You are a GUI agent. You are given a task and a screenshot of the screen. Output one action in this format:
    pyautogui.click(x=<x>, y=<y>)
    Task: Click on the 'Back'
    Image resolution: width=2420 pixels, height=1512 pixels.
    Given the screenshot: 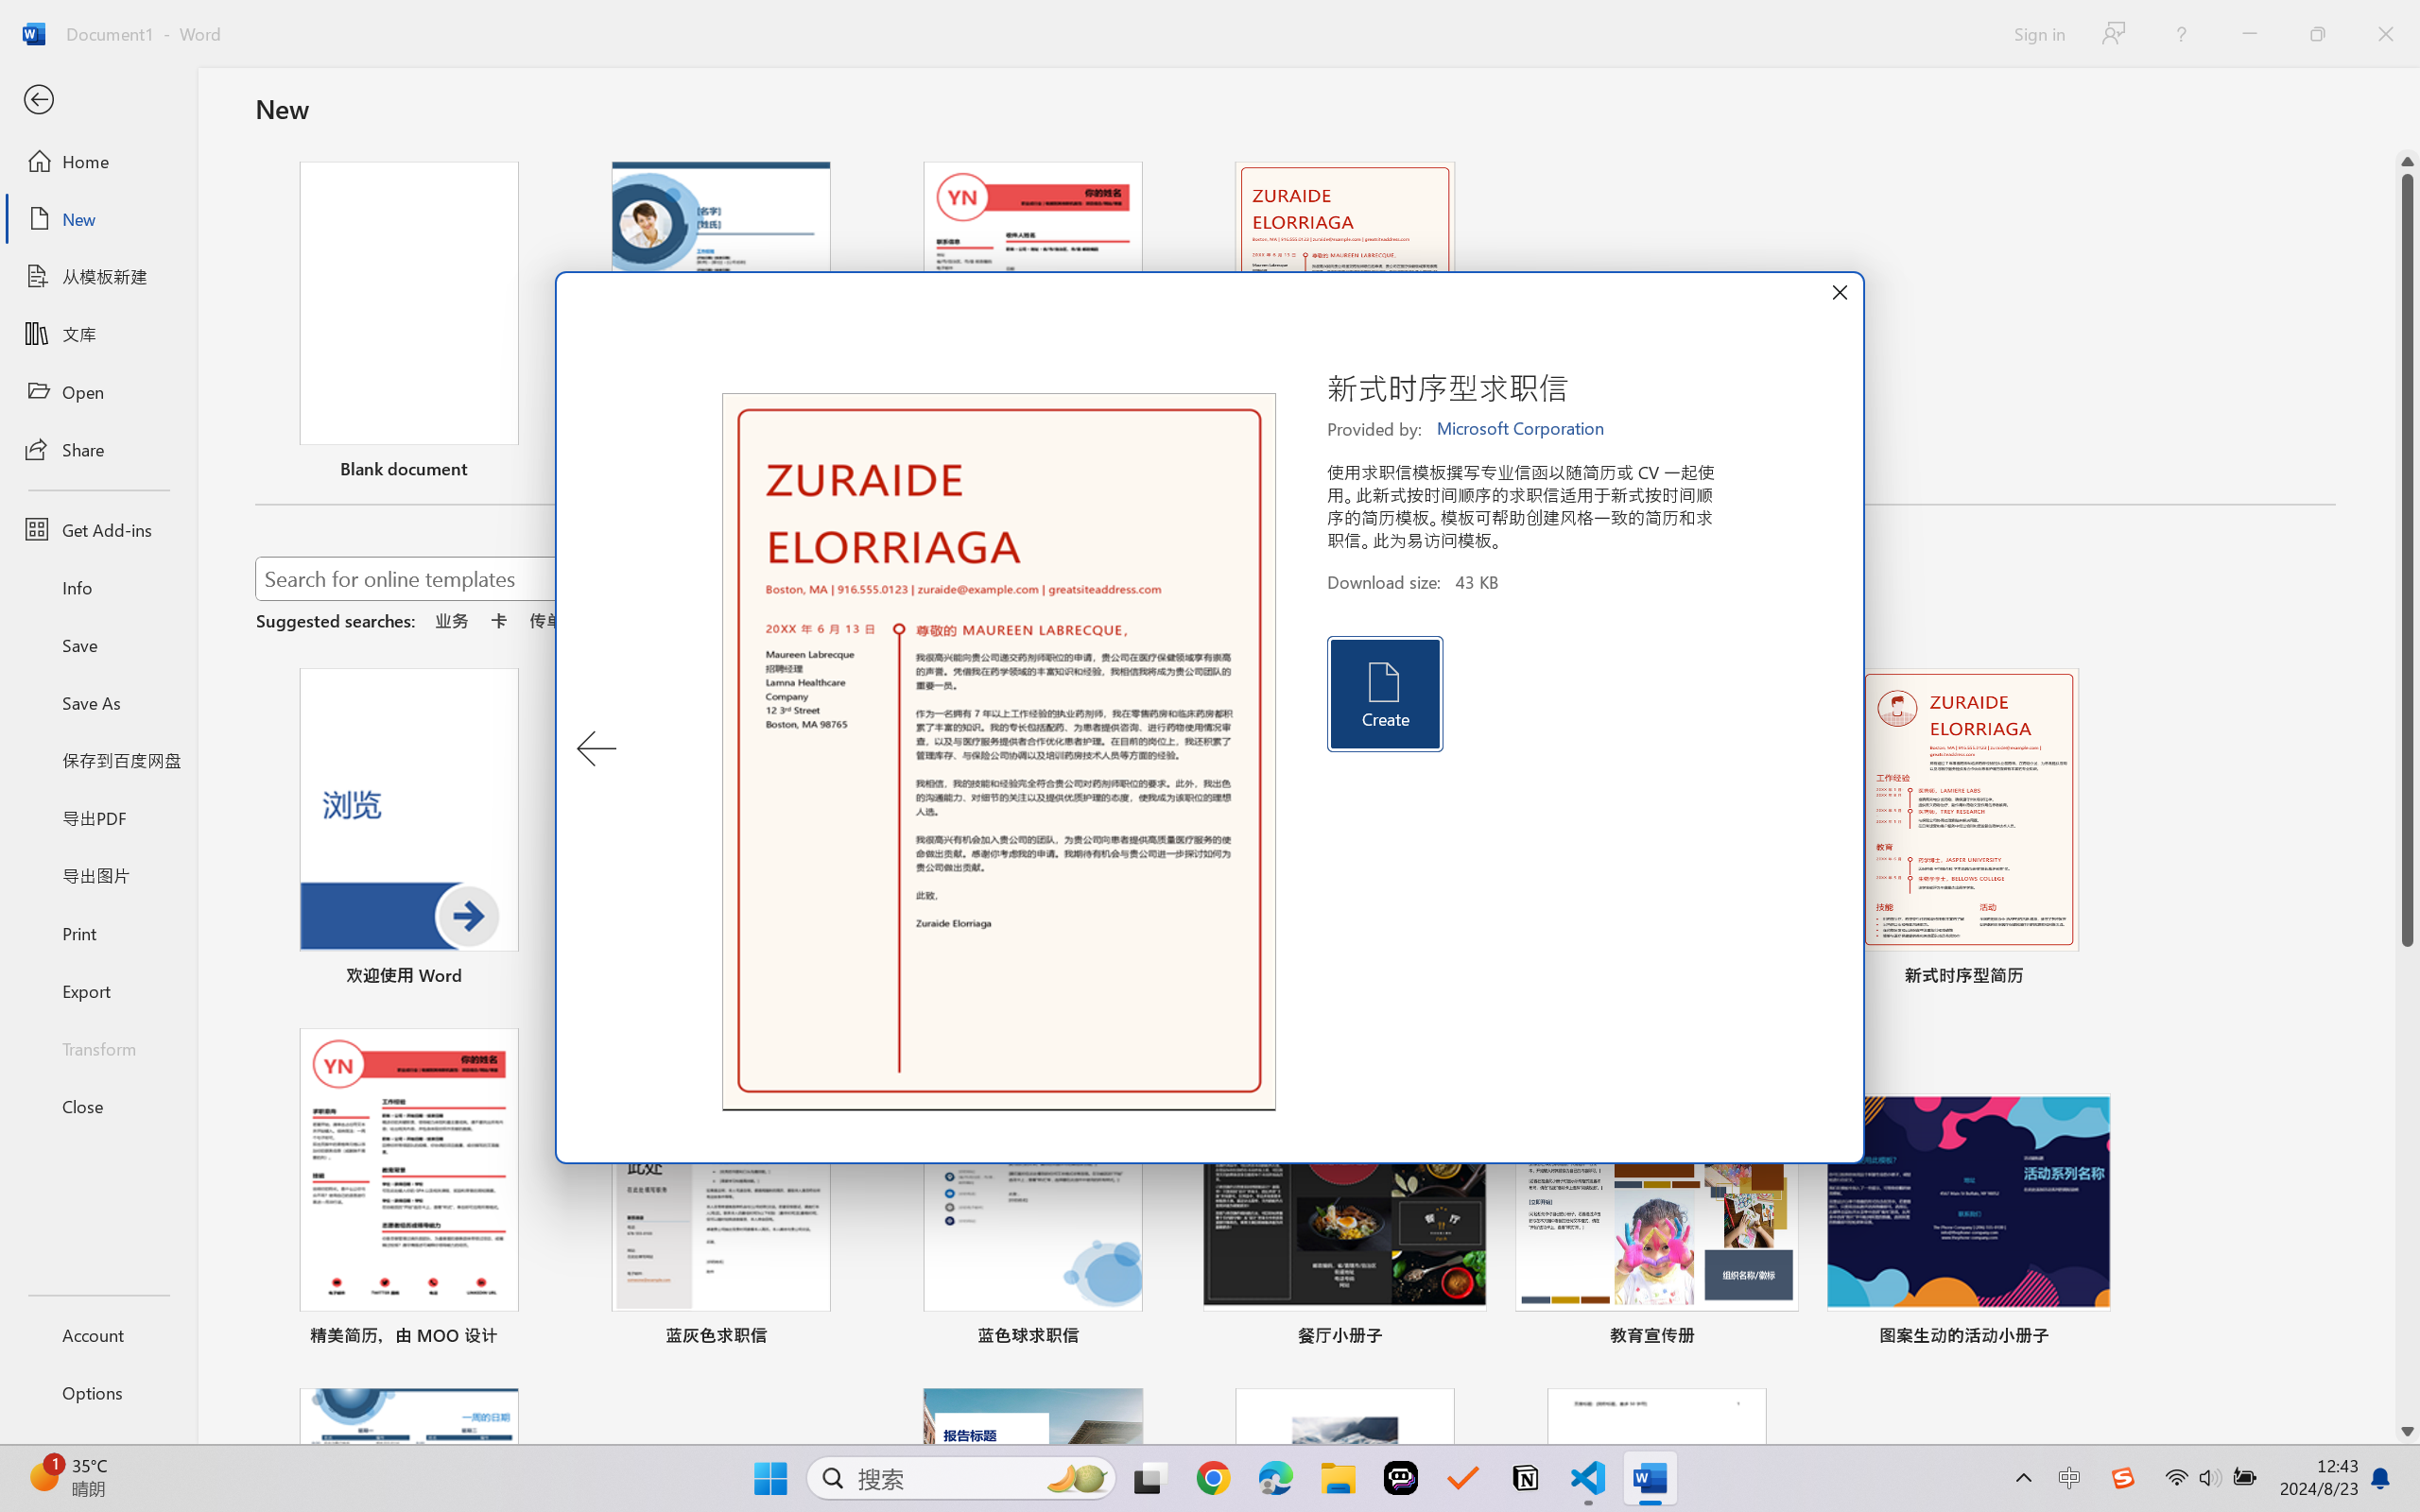 What is the action you would take?
    pyautogui.click(x=97, y=100)
    